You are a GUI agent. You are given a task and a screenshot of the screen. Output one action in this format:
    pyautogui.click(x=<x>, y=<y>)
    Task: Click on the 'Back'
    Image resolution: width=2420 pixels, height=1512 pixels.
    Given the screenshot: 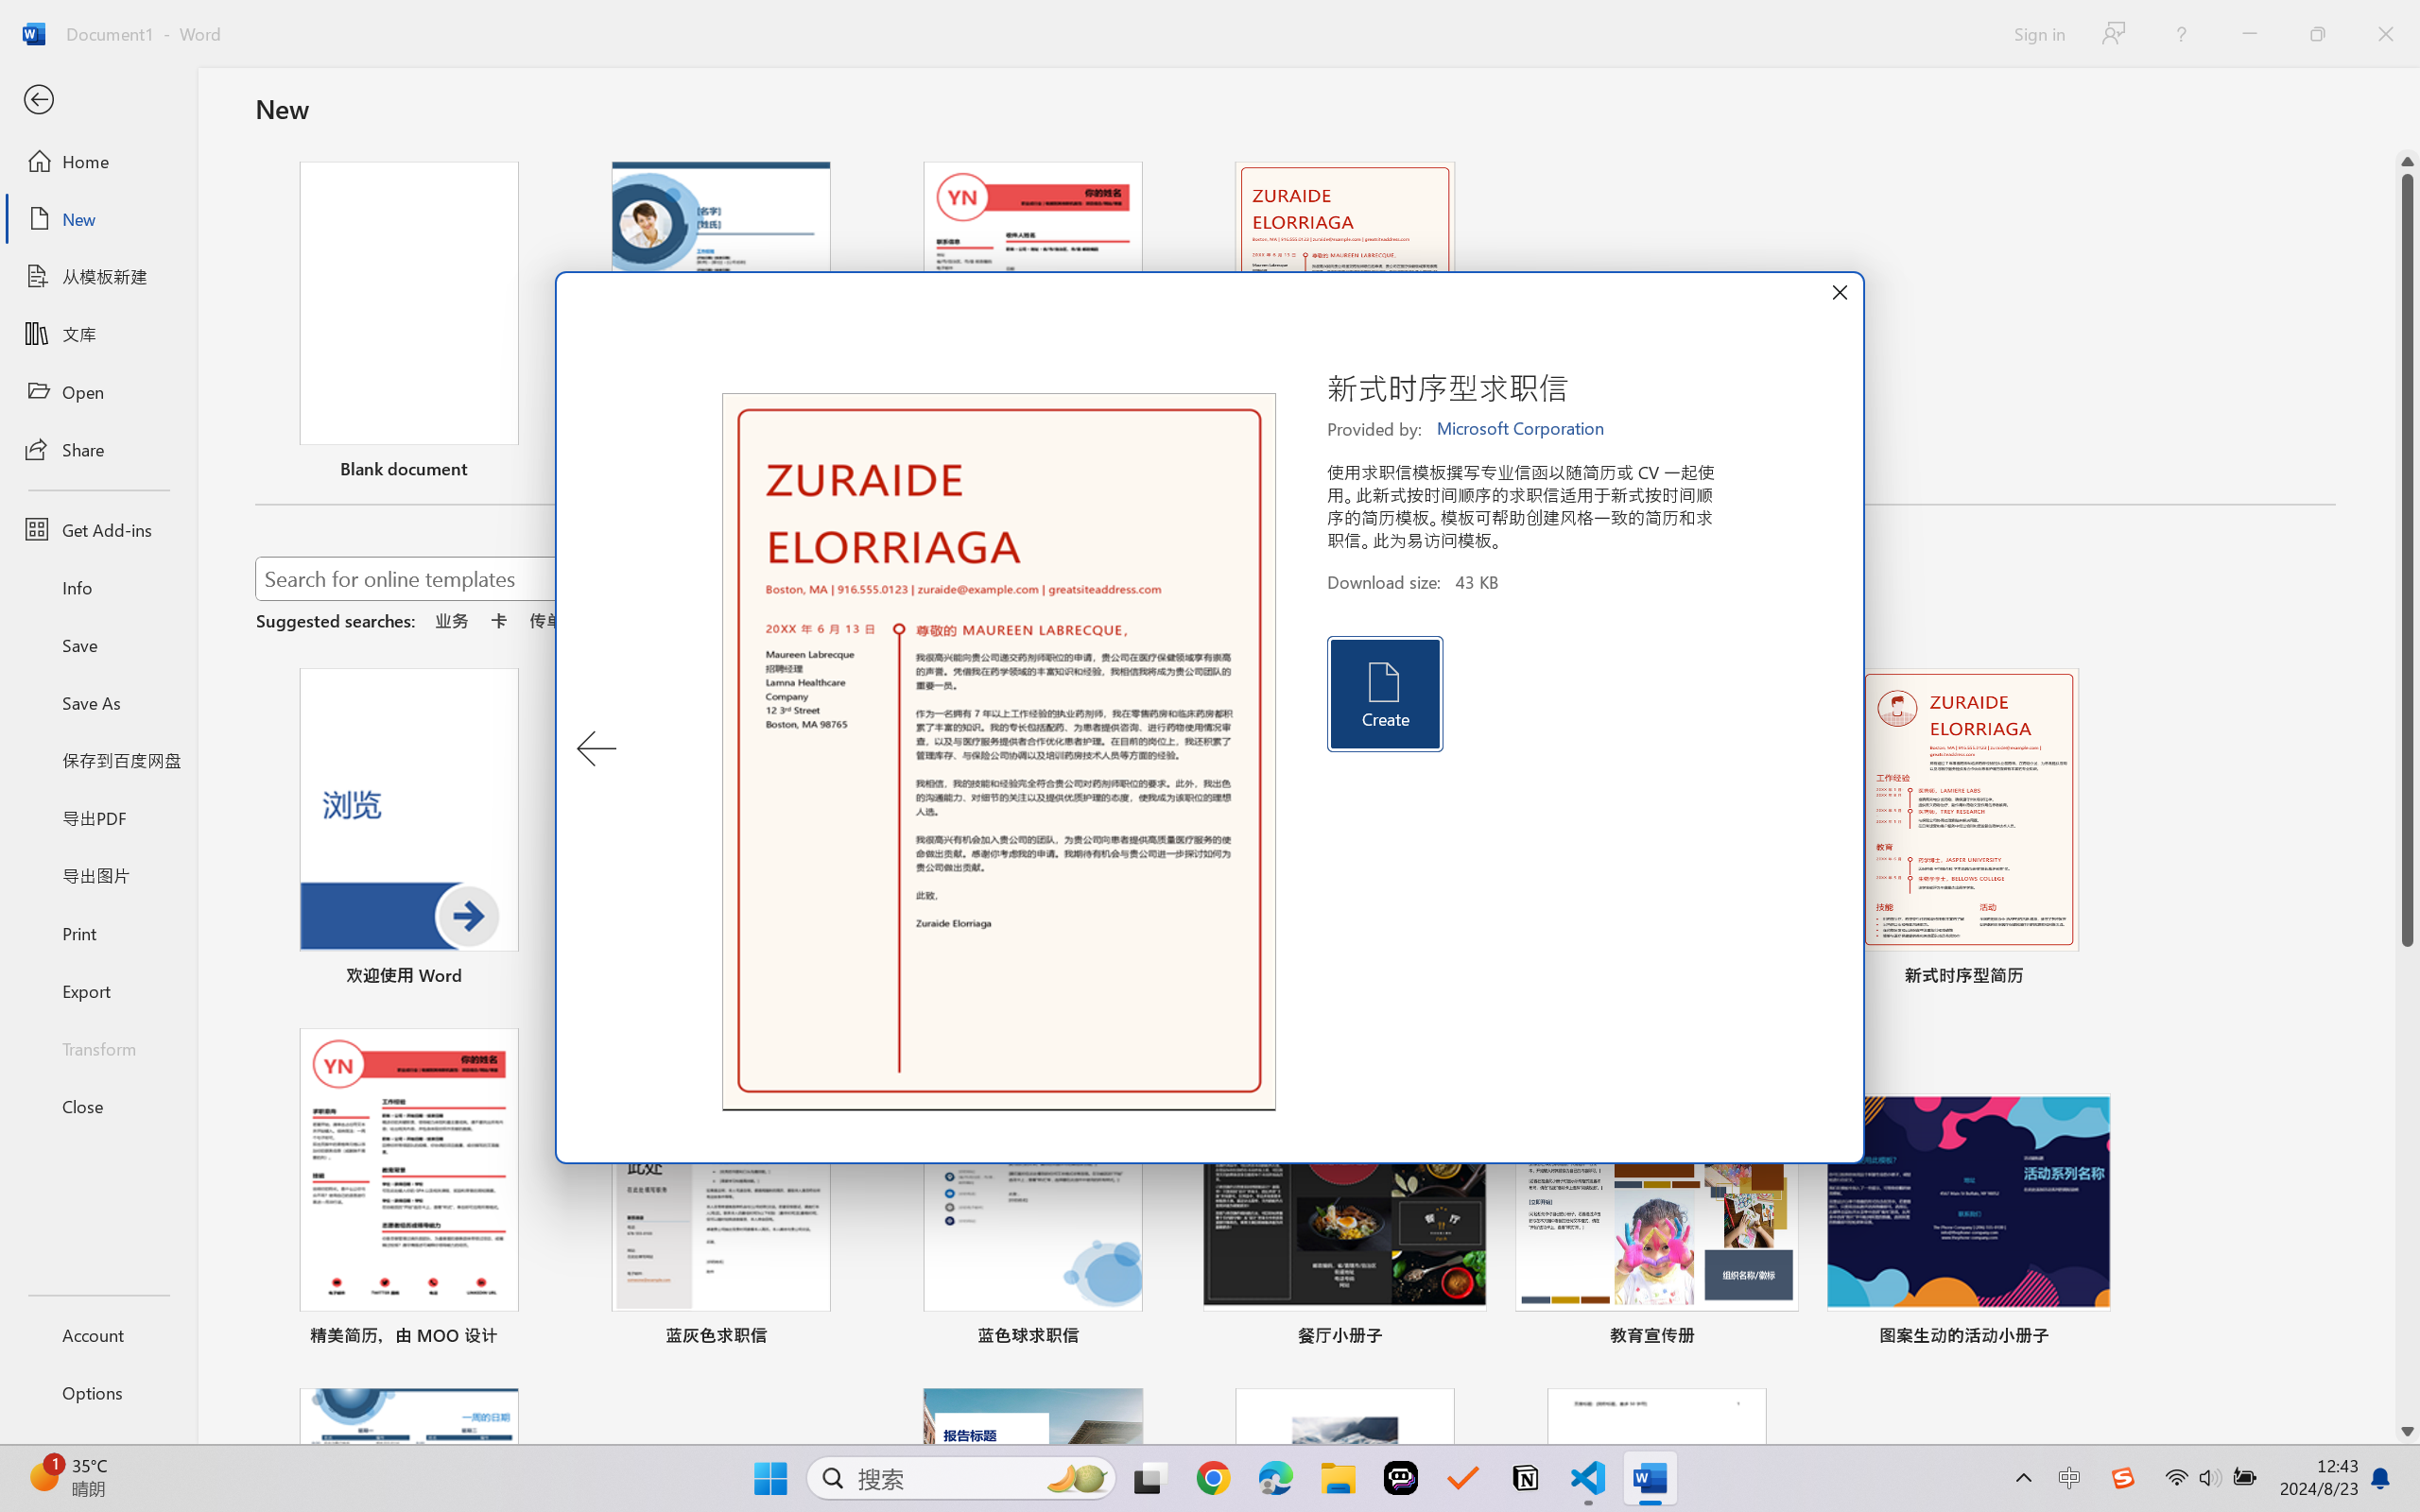 What is the action you would take?
    pyautogui.click(x=97, y=100)
    